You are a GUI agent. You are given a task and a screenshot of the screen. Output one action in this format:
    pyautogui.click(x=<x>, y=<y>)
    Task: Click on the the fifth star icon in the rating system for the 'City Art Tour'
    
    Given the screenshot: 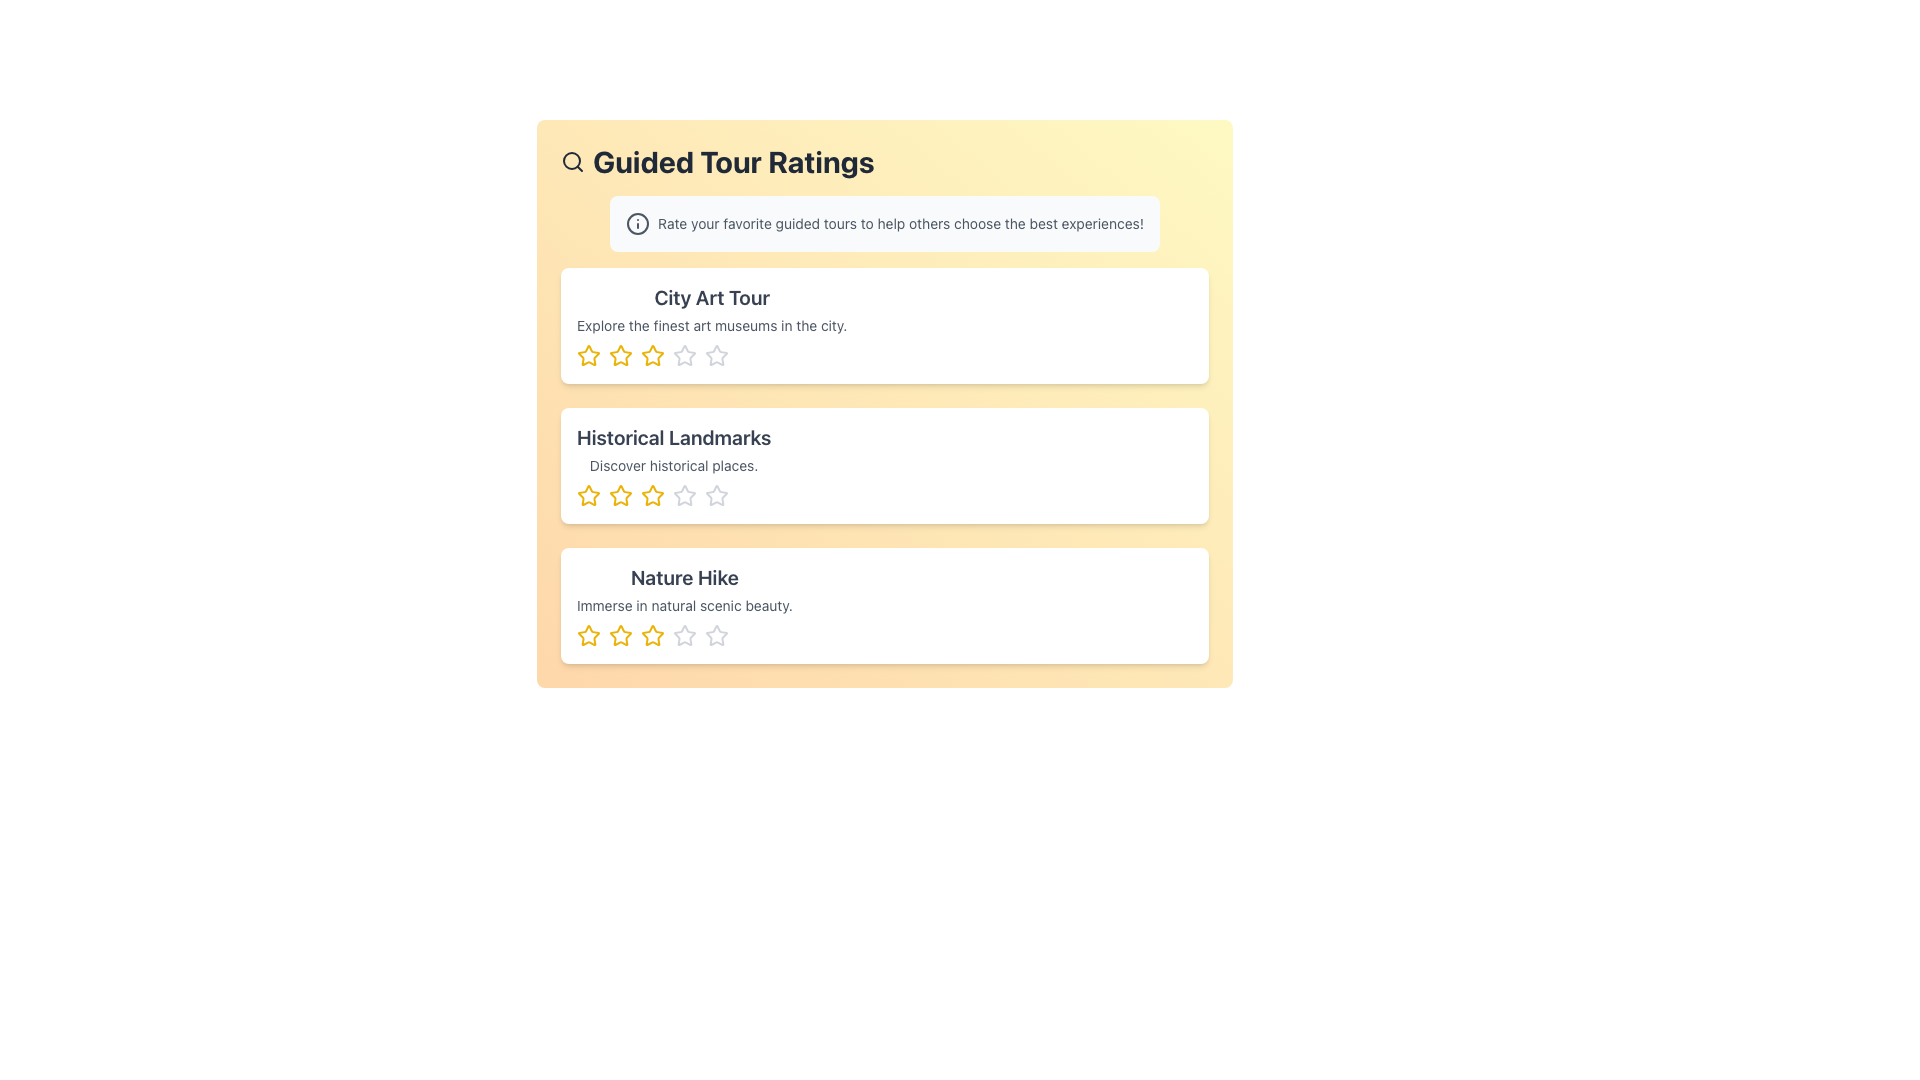 What is the action you would take?
    pyautogui.click(x=716, y=354)
    